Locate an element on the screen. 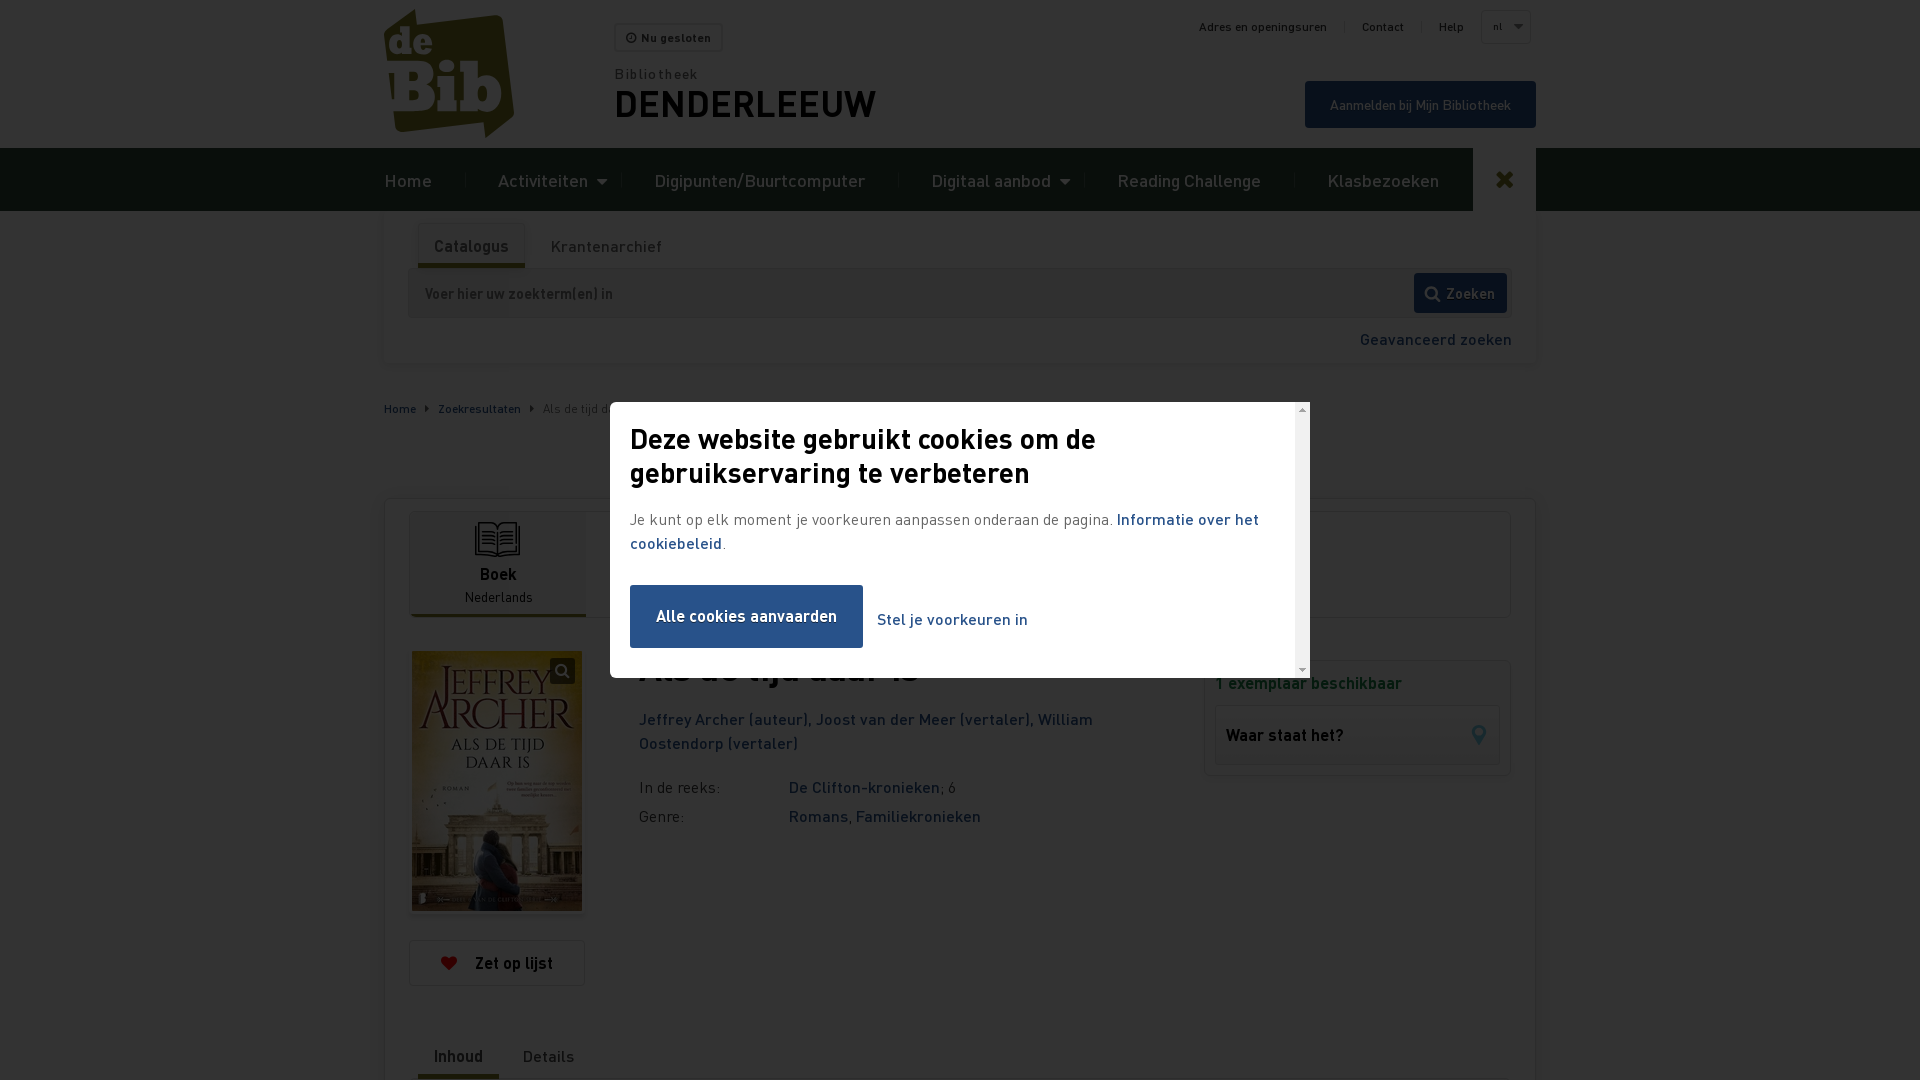 This screenshot has height=1080, width=1920. 'Krantenarchief' is located at coordinates (605, 245).